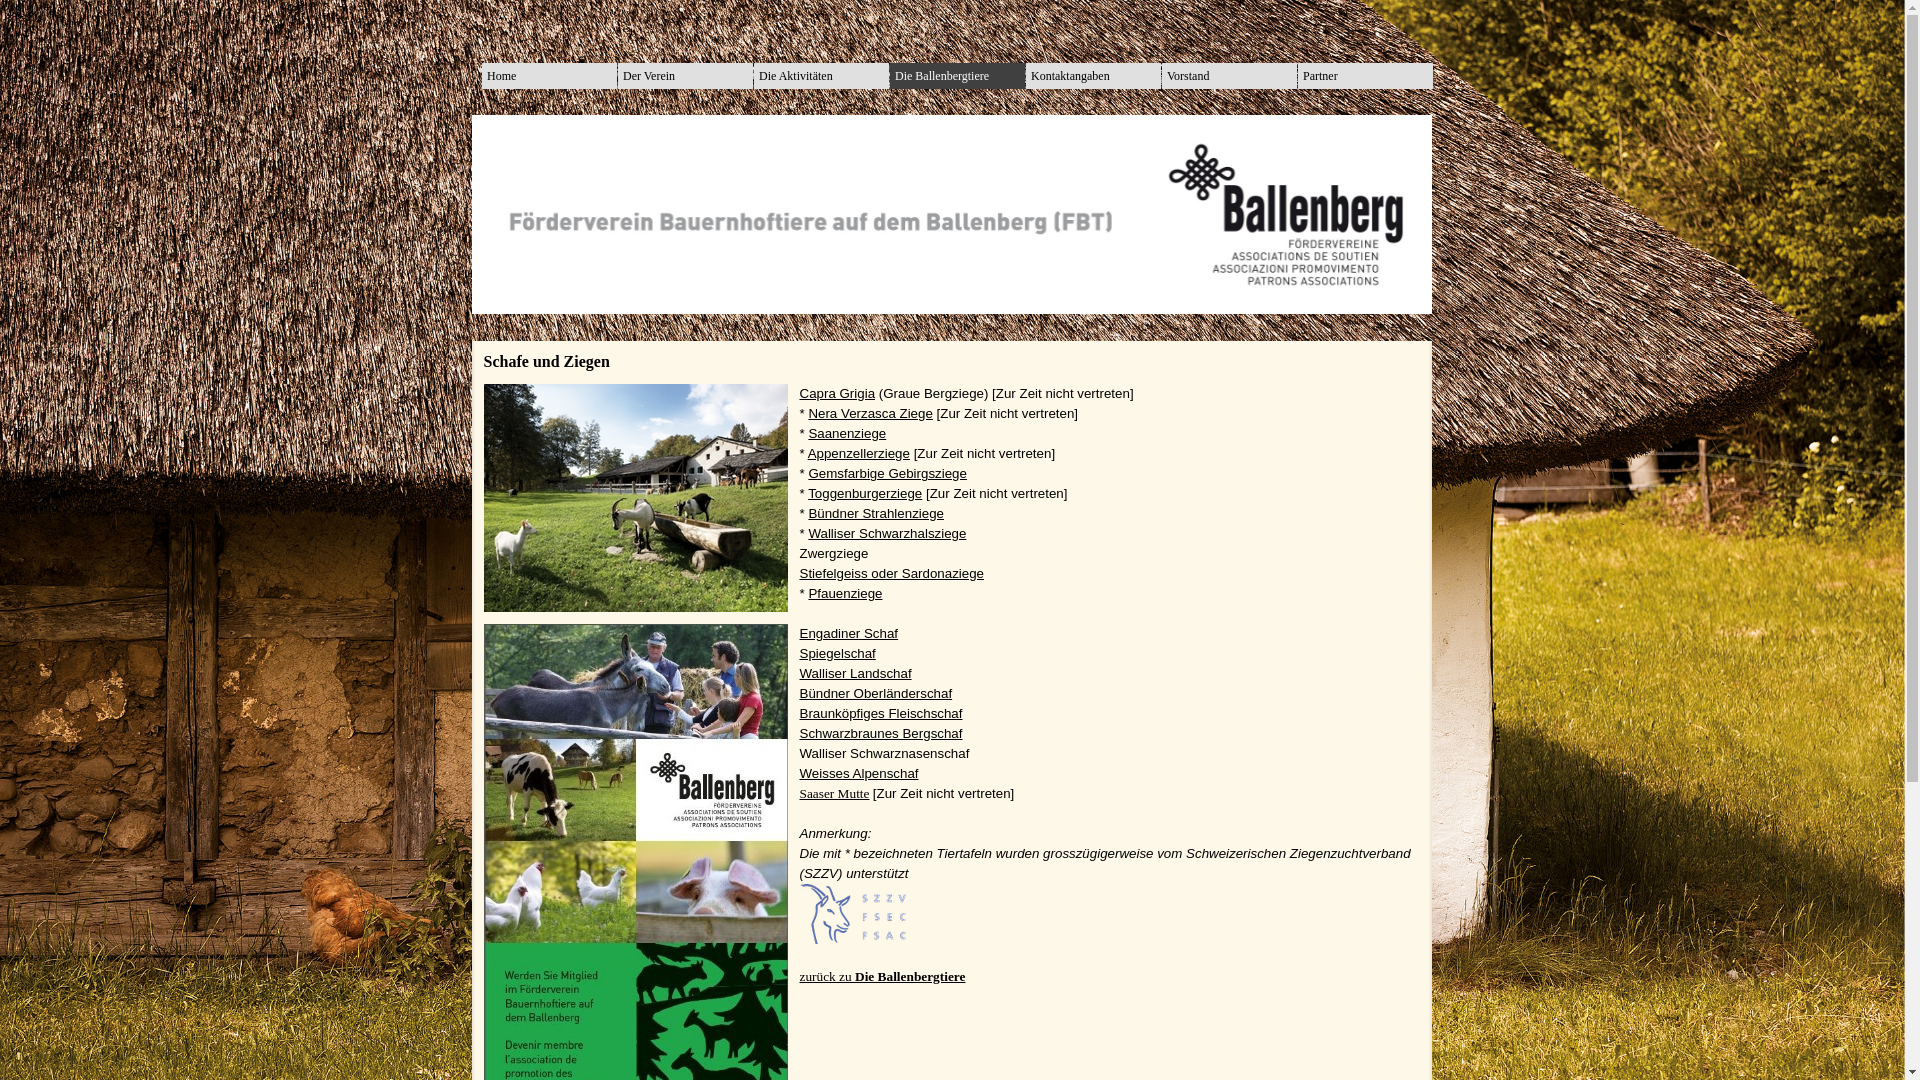 Image resolution: width=1920 pixels, height=1080 pixels. What do you see at coordinates (859, 453) in the screenshot?
I see `'Appenzellerziege'` at bounding box center [859, 453].